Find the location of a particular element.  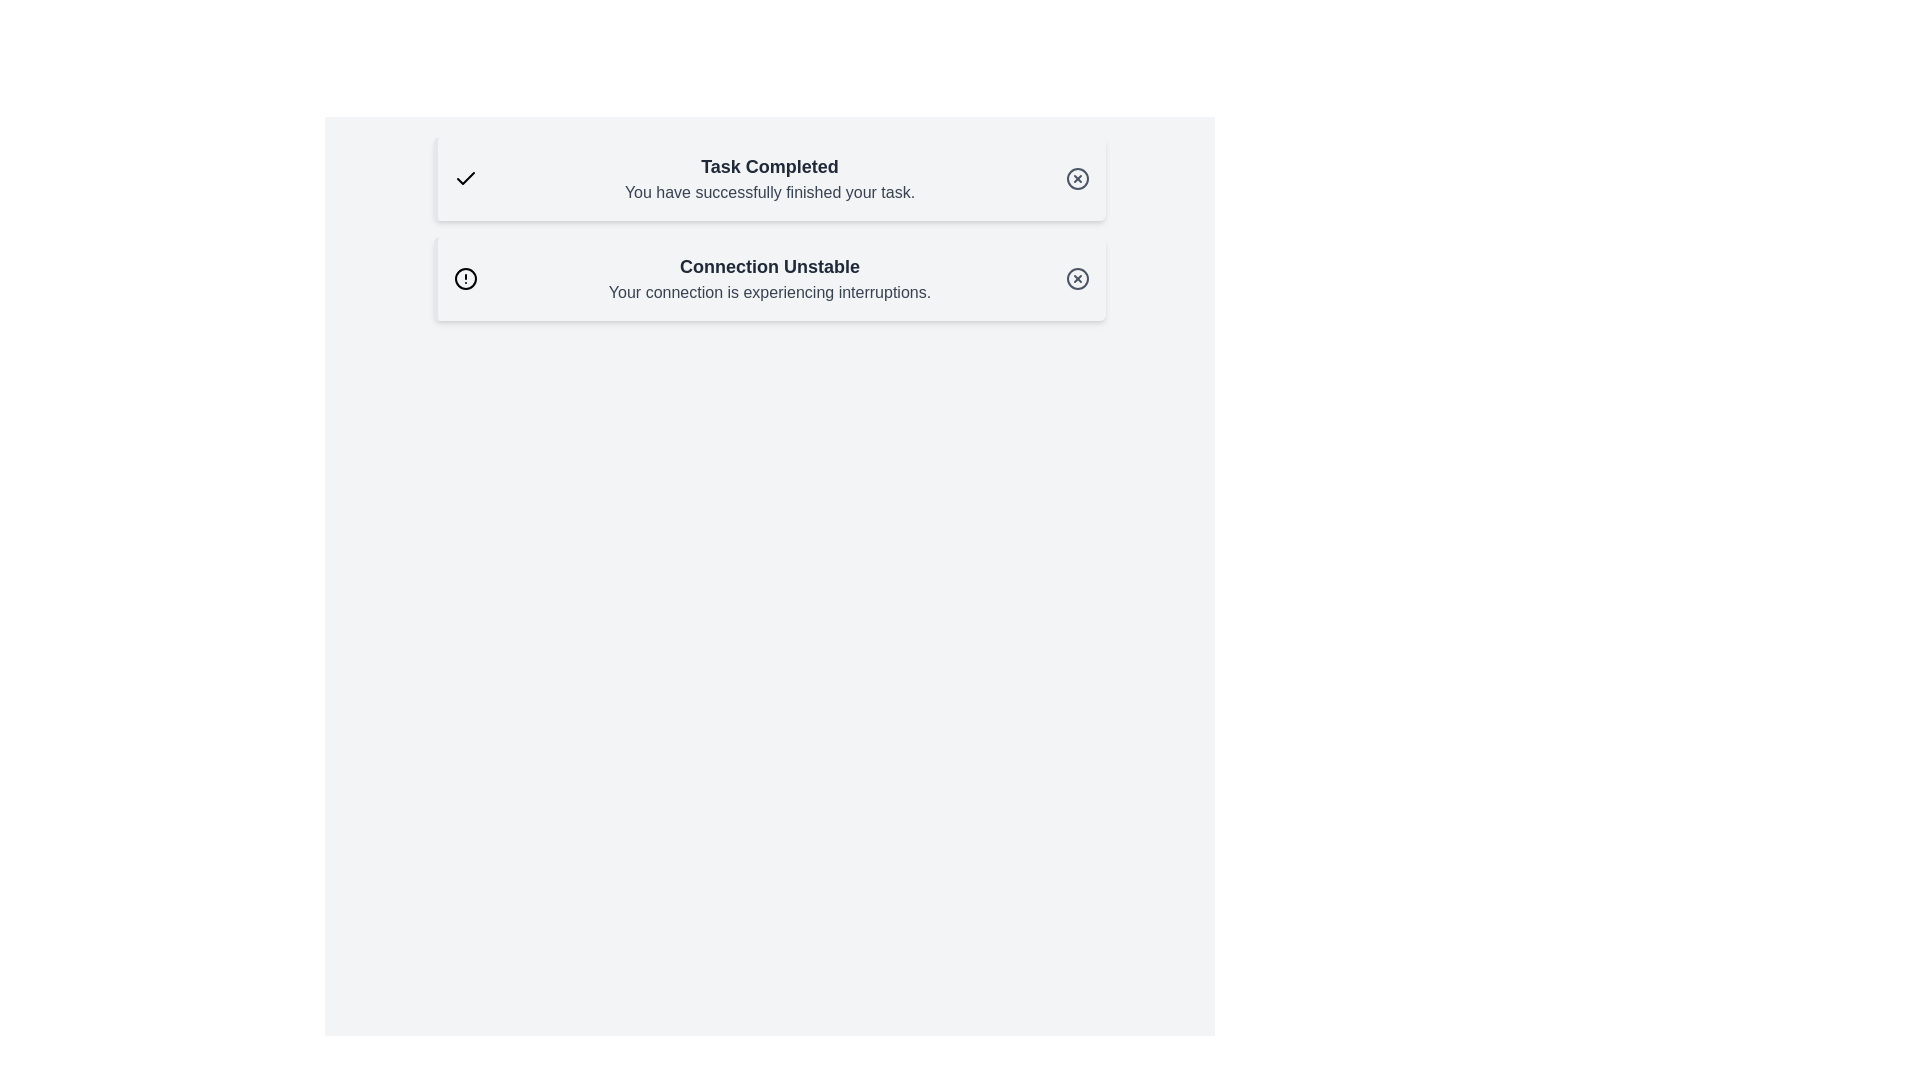

the text element displaying 'Task Completed', which is styled in bold and dark gray, located at the top of the notification card is located at coordinates (768, 165).